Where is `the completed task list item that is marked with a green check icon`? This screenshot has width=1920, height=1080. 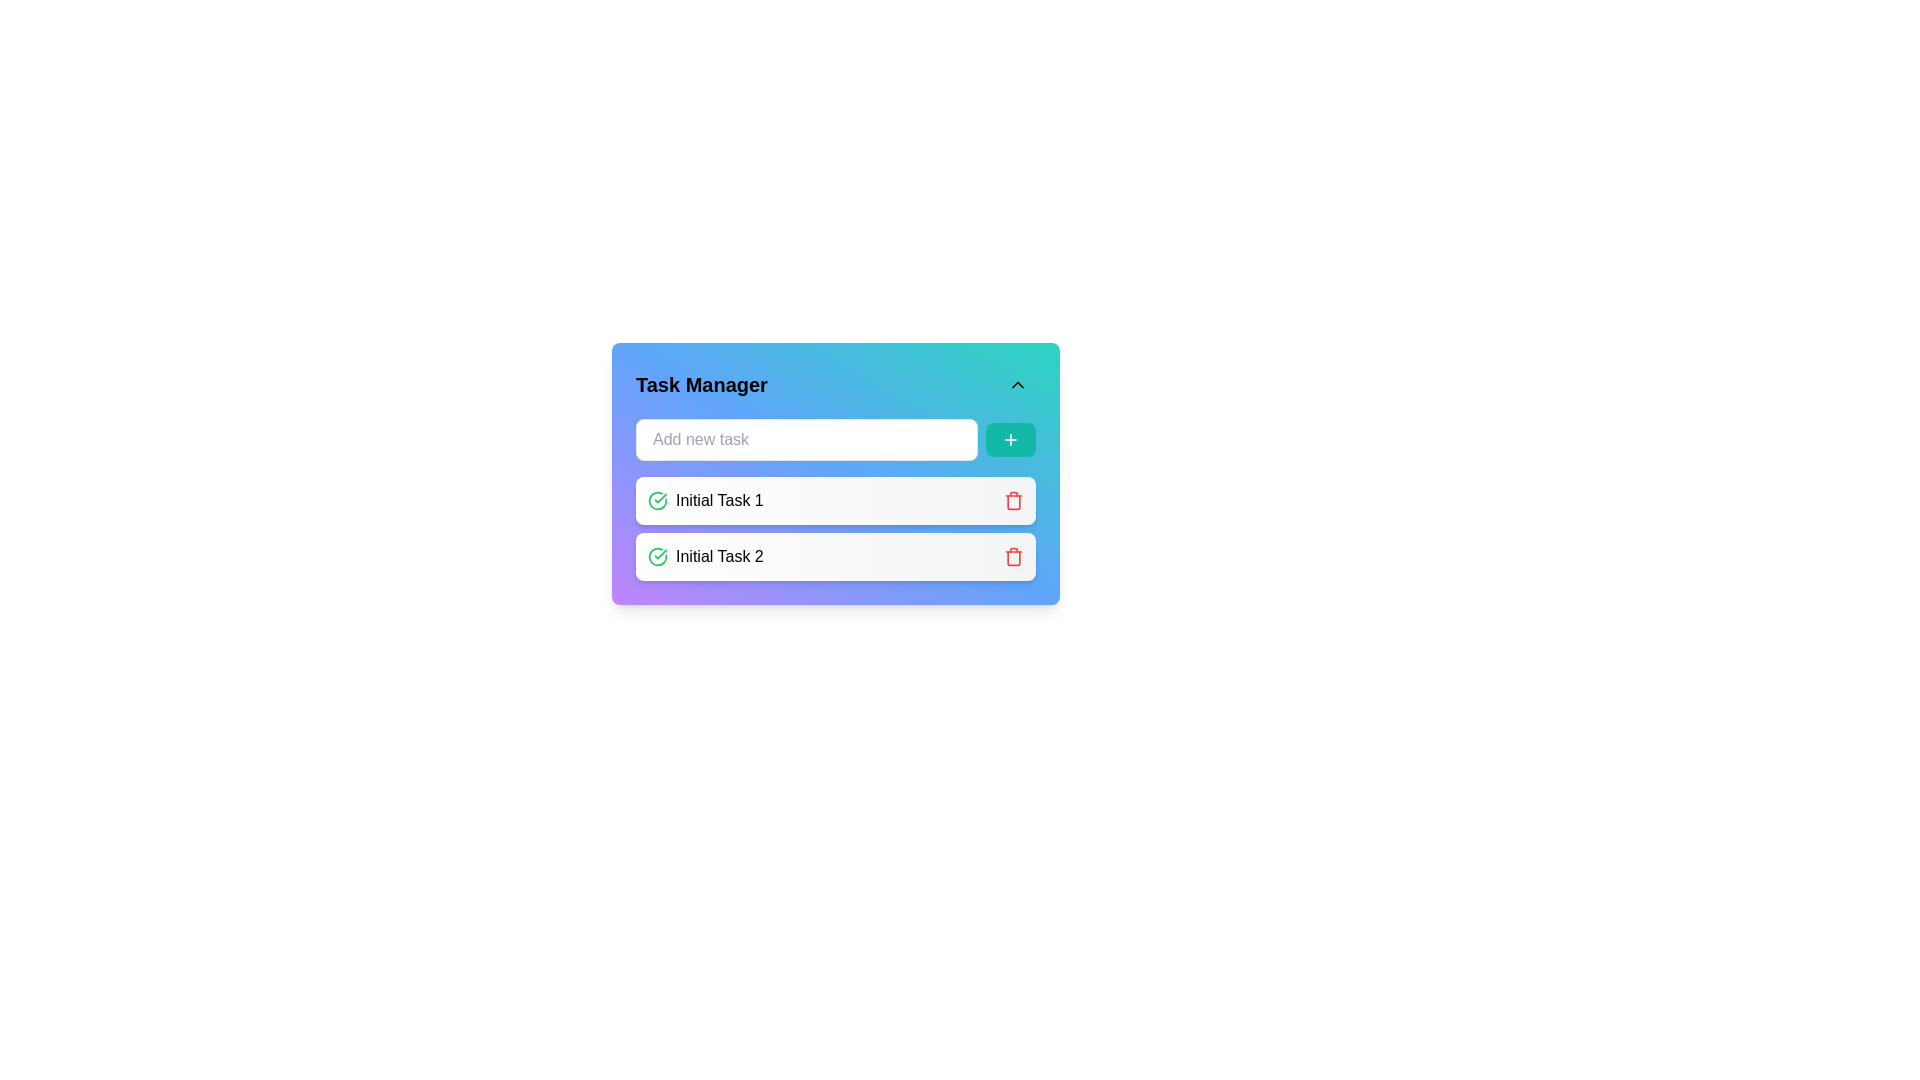
the completed task list item that is marked with a green check icon is located at coordinates (705, 500).